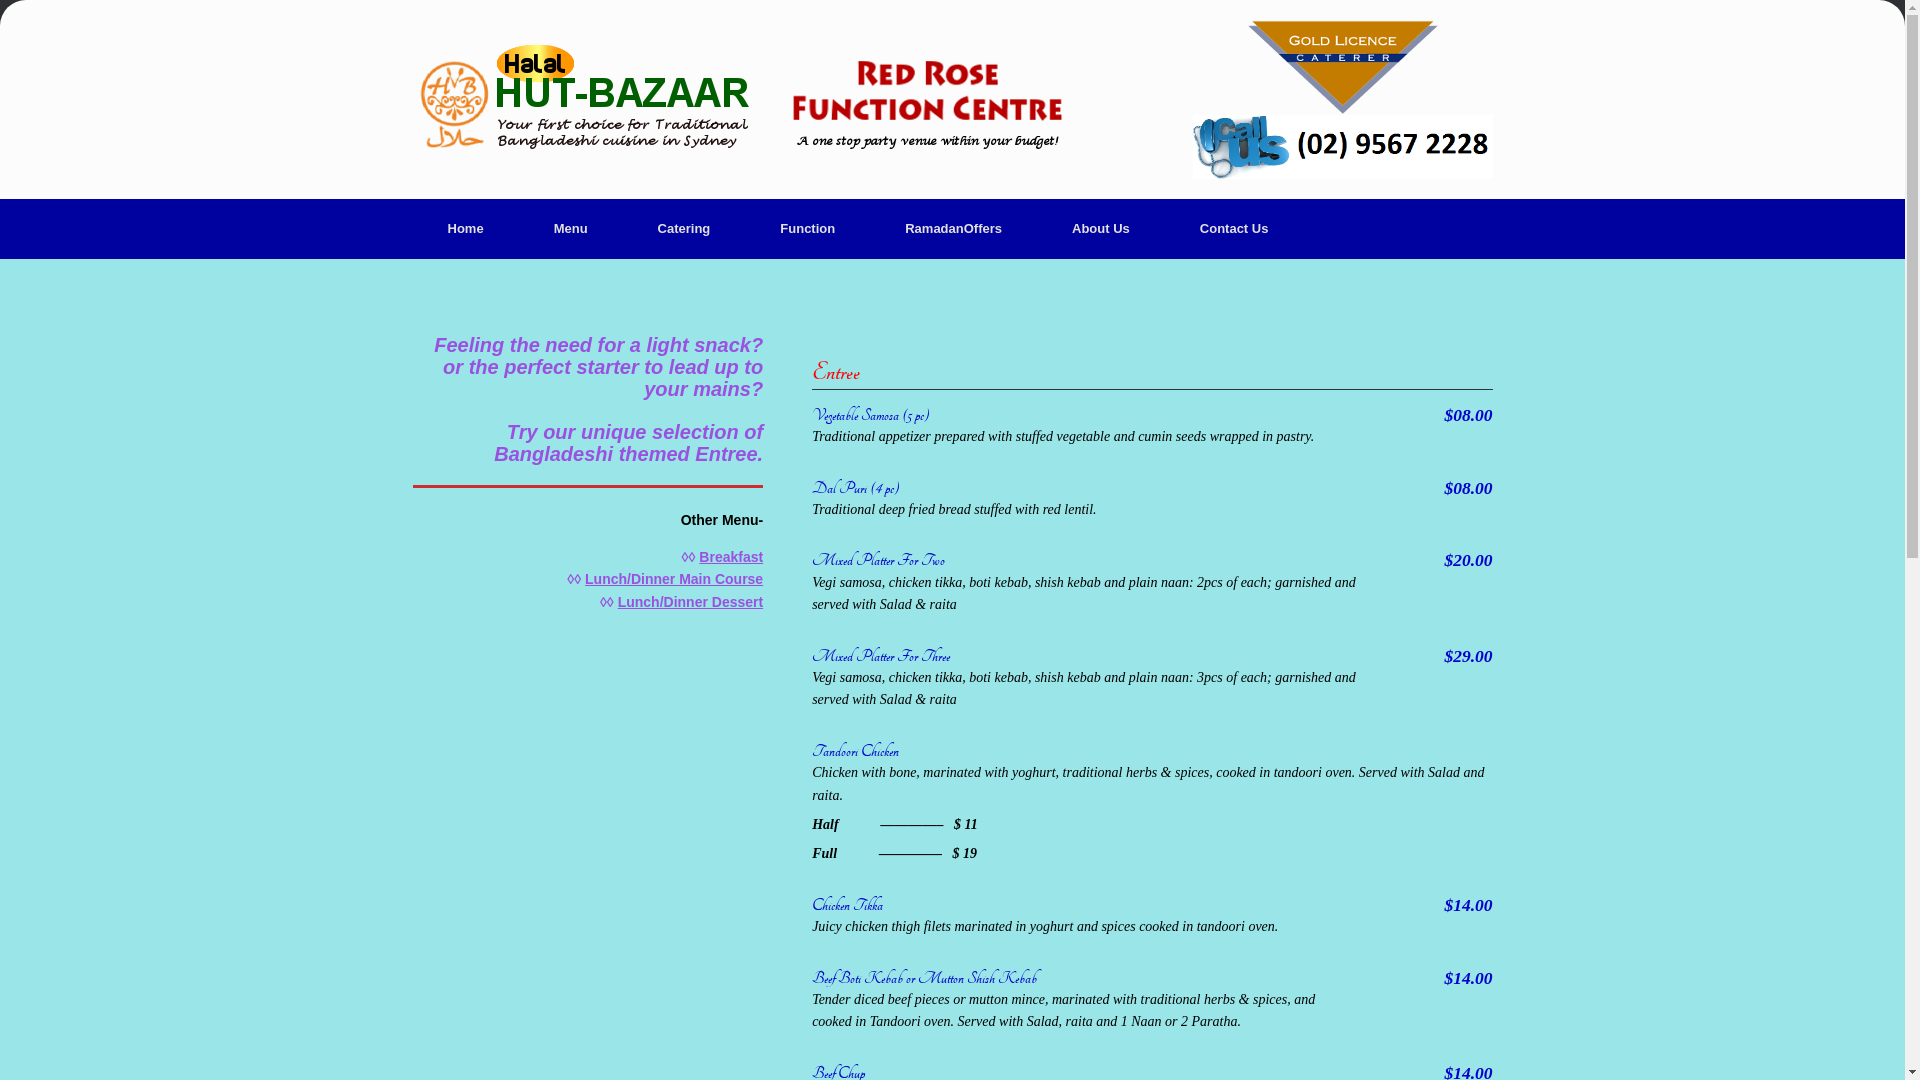  Describe the element at coordinates (684, 227) in the screenshot. I see `'Catering'` at that location.